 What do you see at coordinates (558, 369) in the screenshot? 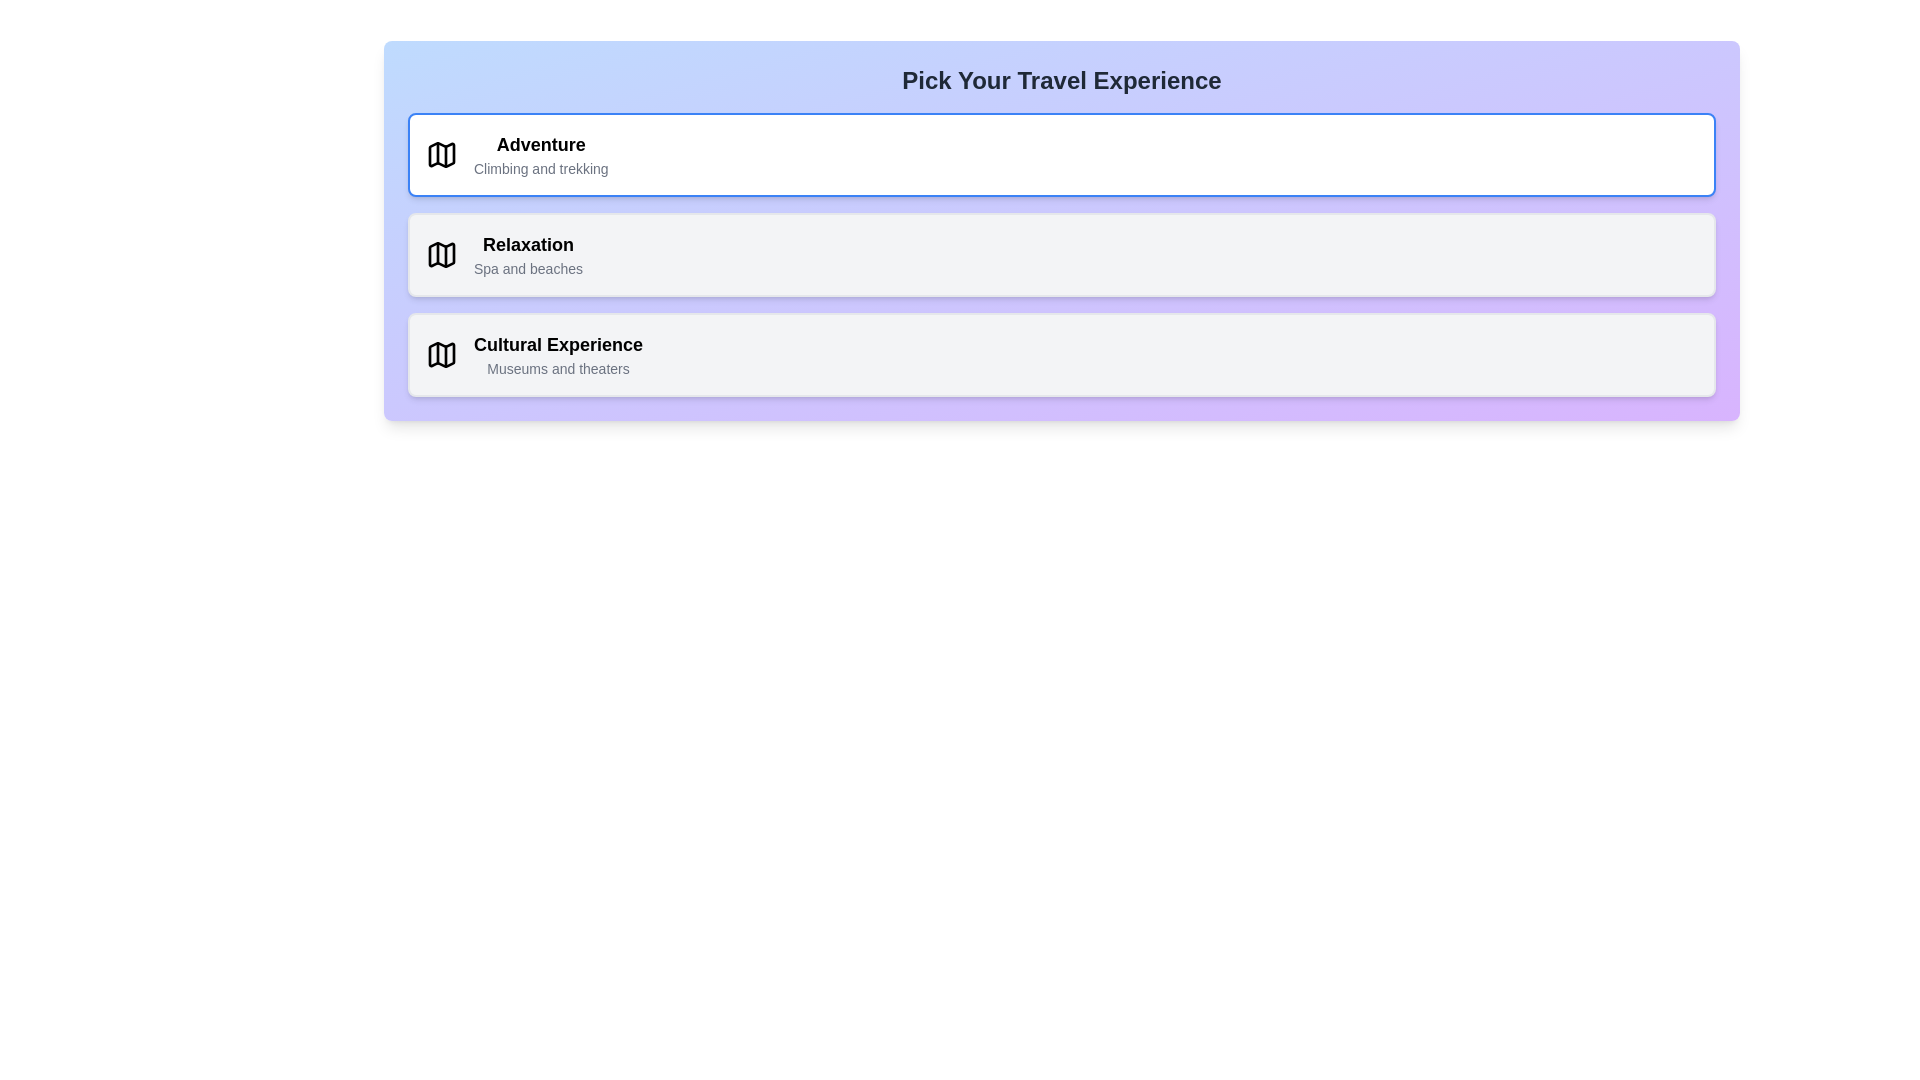
I see `the Text Label providing additional descriptive information about the 'Cultural Experience' category, located below the 'Cultural Experience' text in the third section of the list under 'Pick Your Travel Experience.'` at bounding box center [558, 369].